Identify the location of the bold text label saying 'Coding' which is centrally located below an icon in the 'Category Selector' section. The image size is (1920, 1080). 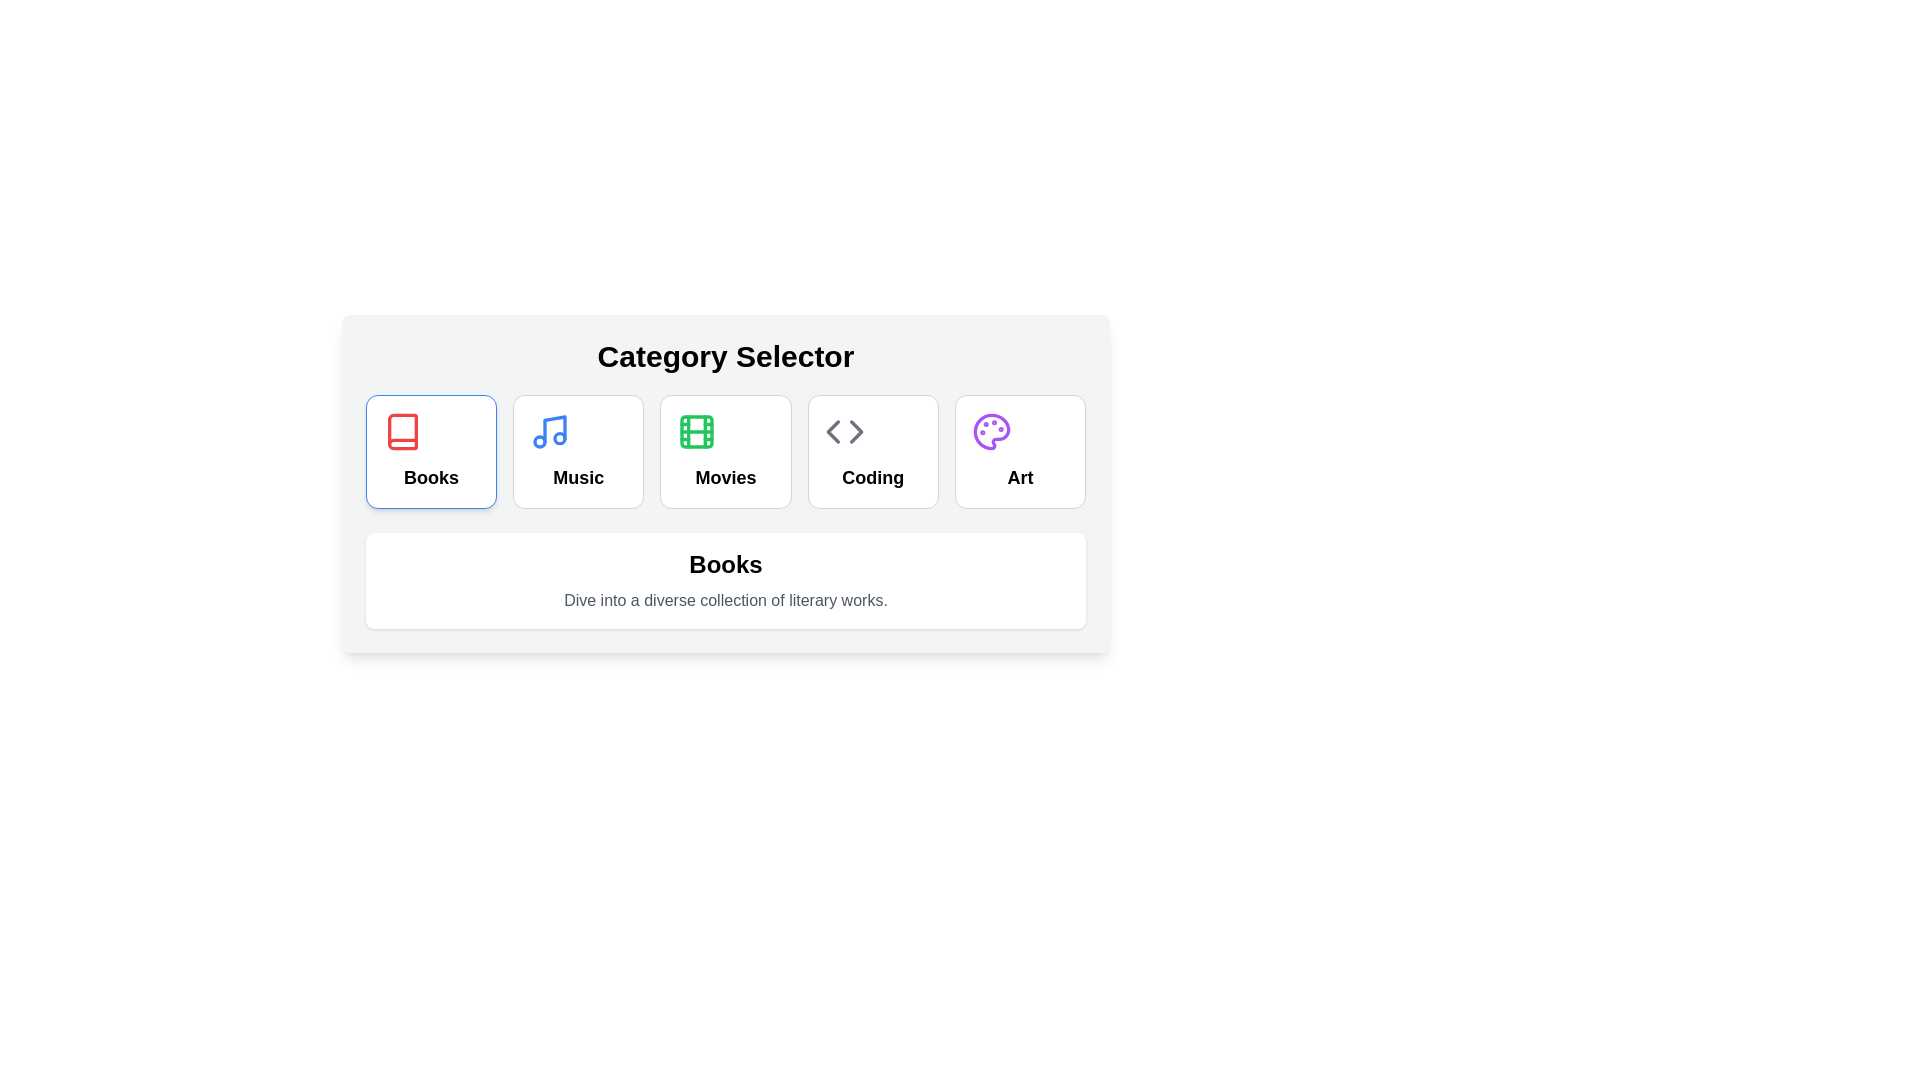
(873, 478).